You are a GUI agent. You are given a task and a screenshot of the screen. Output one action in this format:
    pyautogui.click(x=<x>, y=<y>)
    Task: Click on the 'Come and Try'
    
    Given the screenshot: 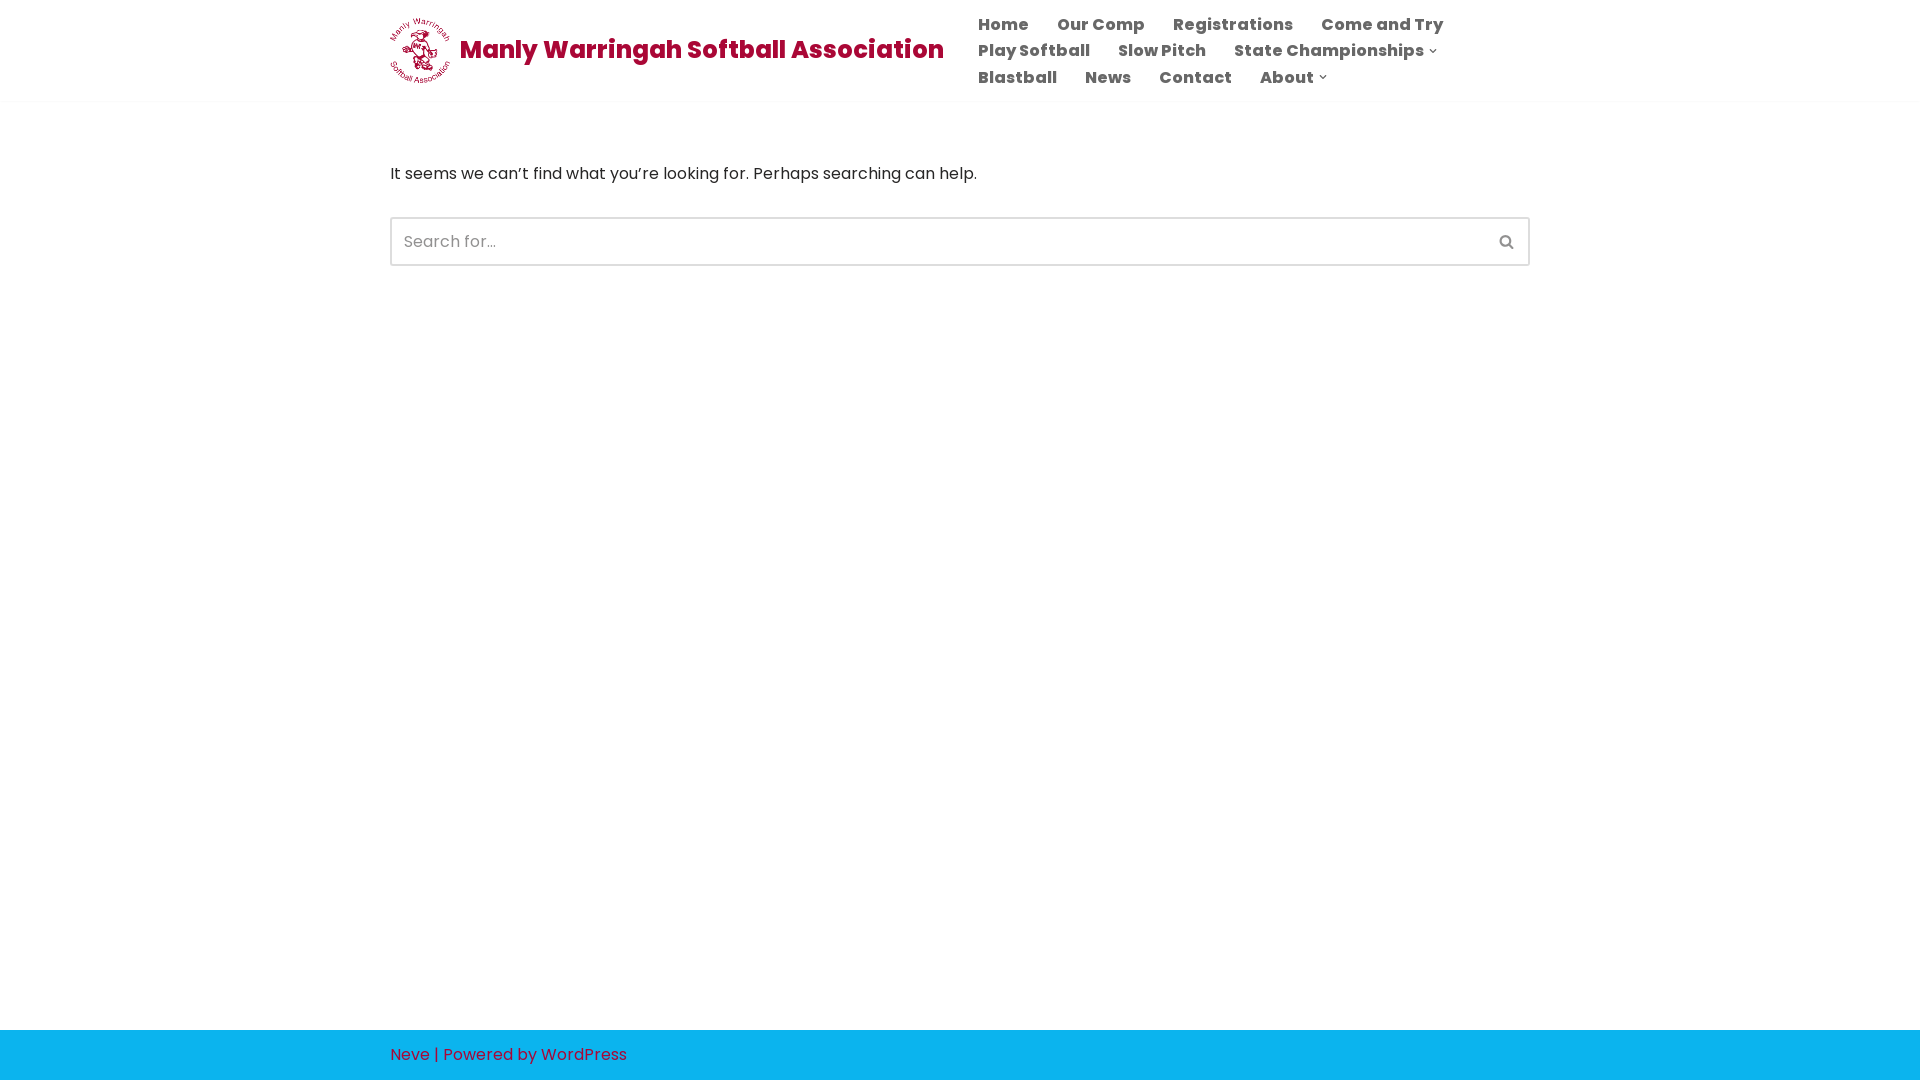 What is the action you would take?
    pyautogui.click(x=1381, y=24)
    